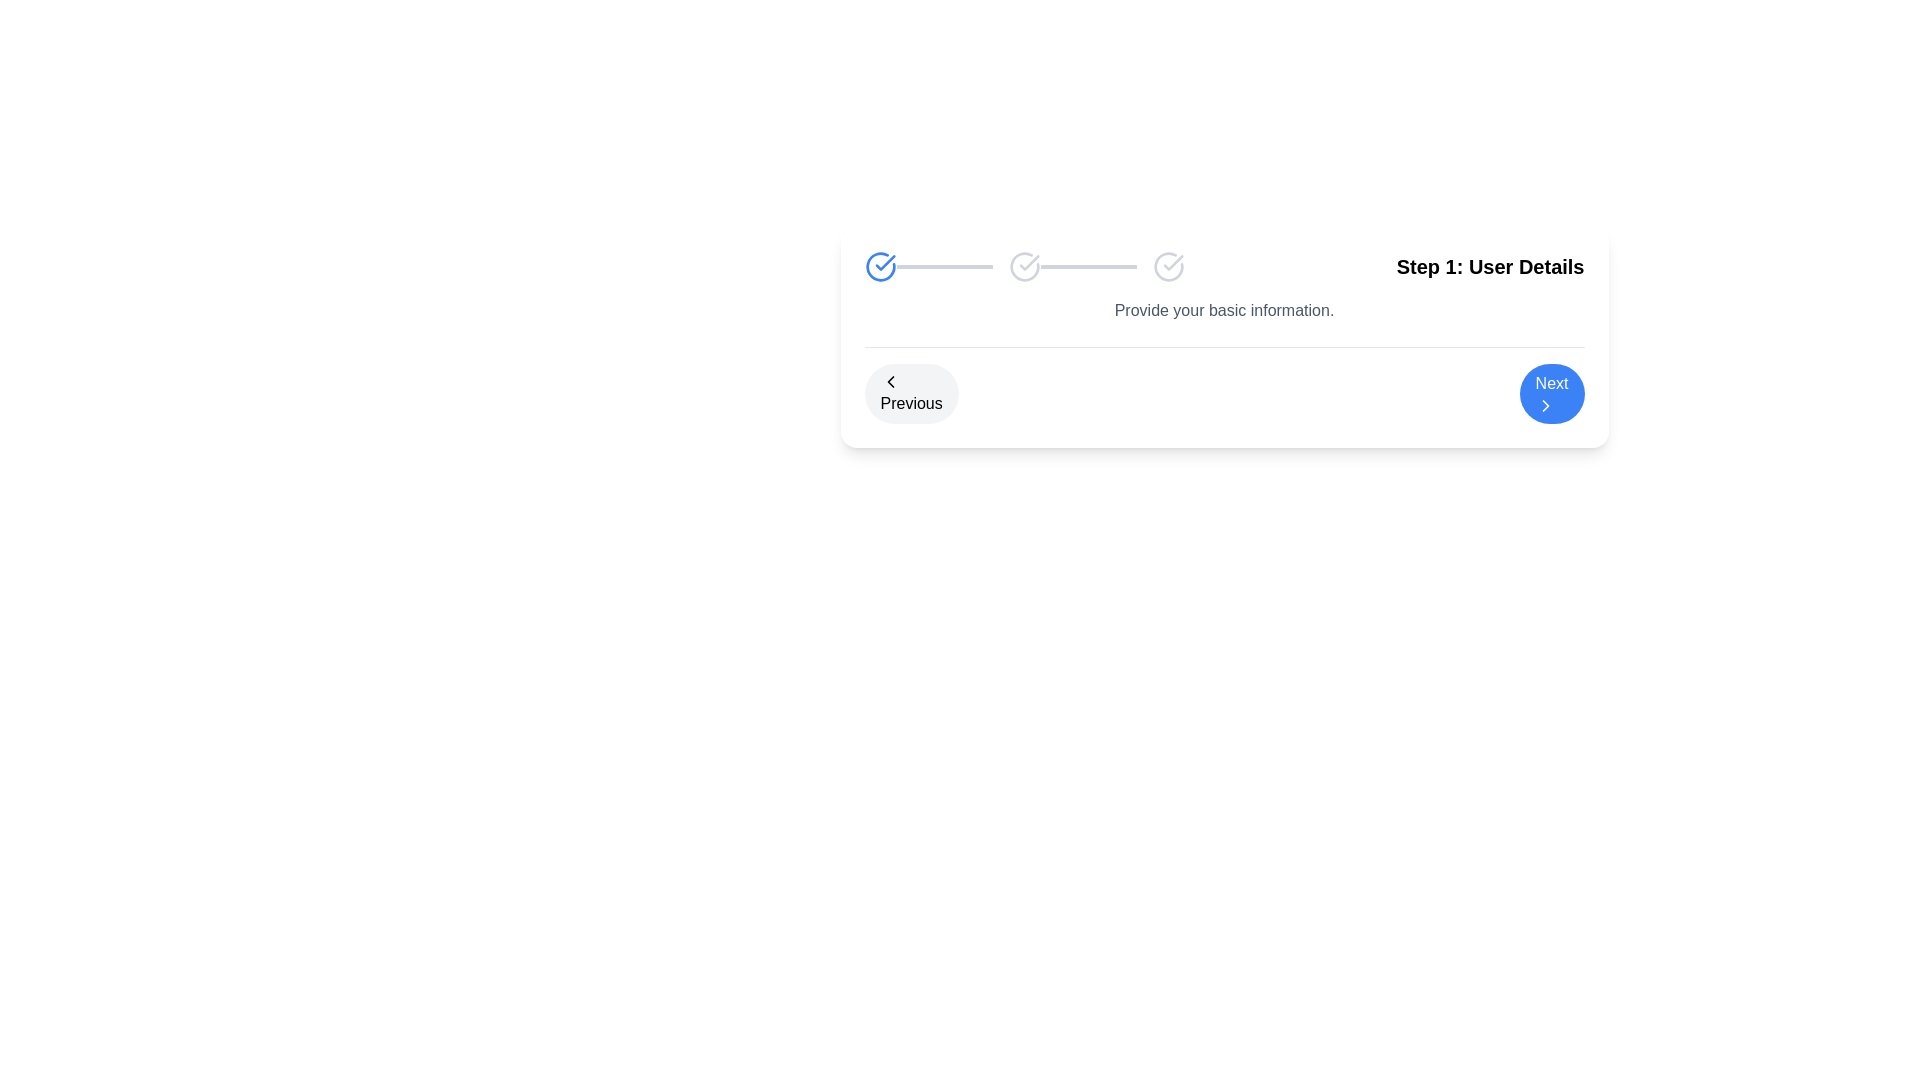  I want to click on the circular checkmark icon in light gray indicating an uncompleted step in the progress tracker, positioned between the second step and the textual description 'Step 1: User Details', so click(1168, 265).